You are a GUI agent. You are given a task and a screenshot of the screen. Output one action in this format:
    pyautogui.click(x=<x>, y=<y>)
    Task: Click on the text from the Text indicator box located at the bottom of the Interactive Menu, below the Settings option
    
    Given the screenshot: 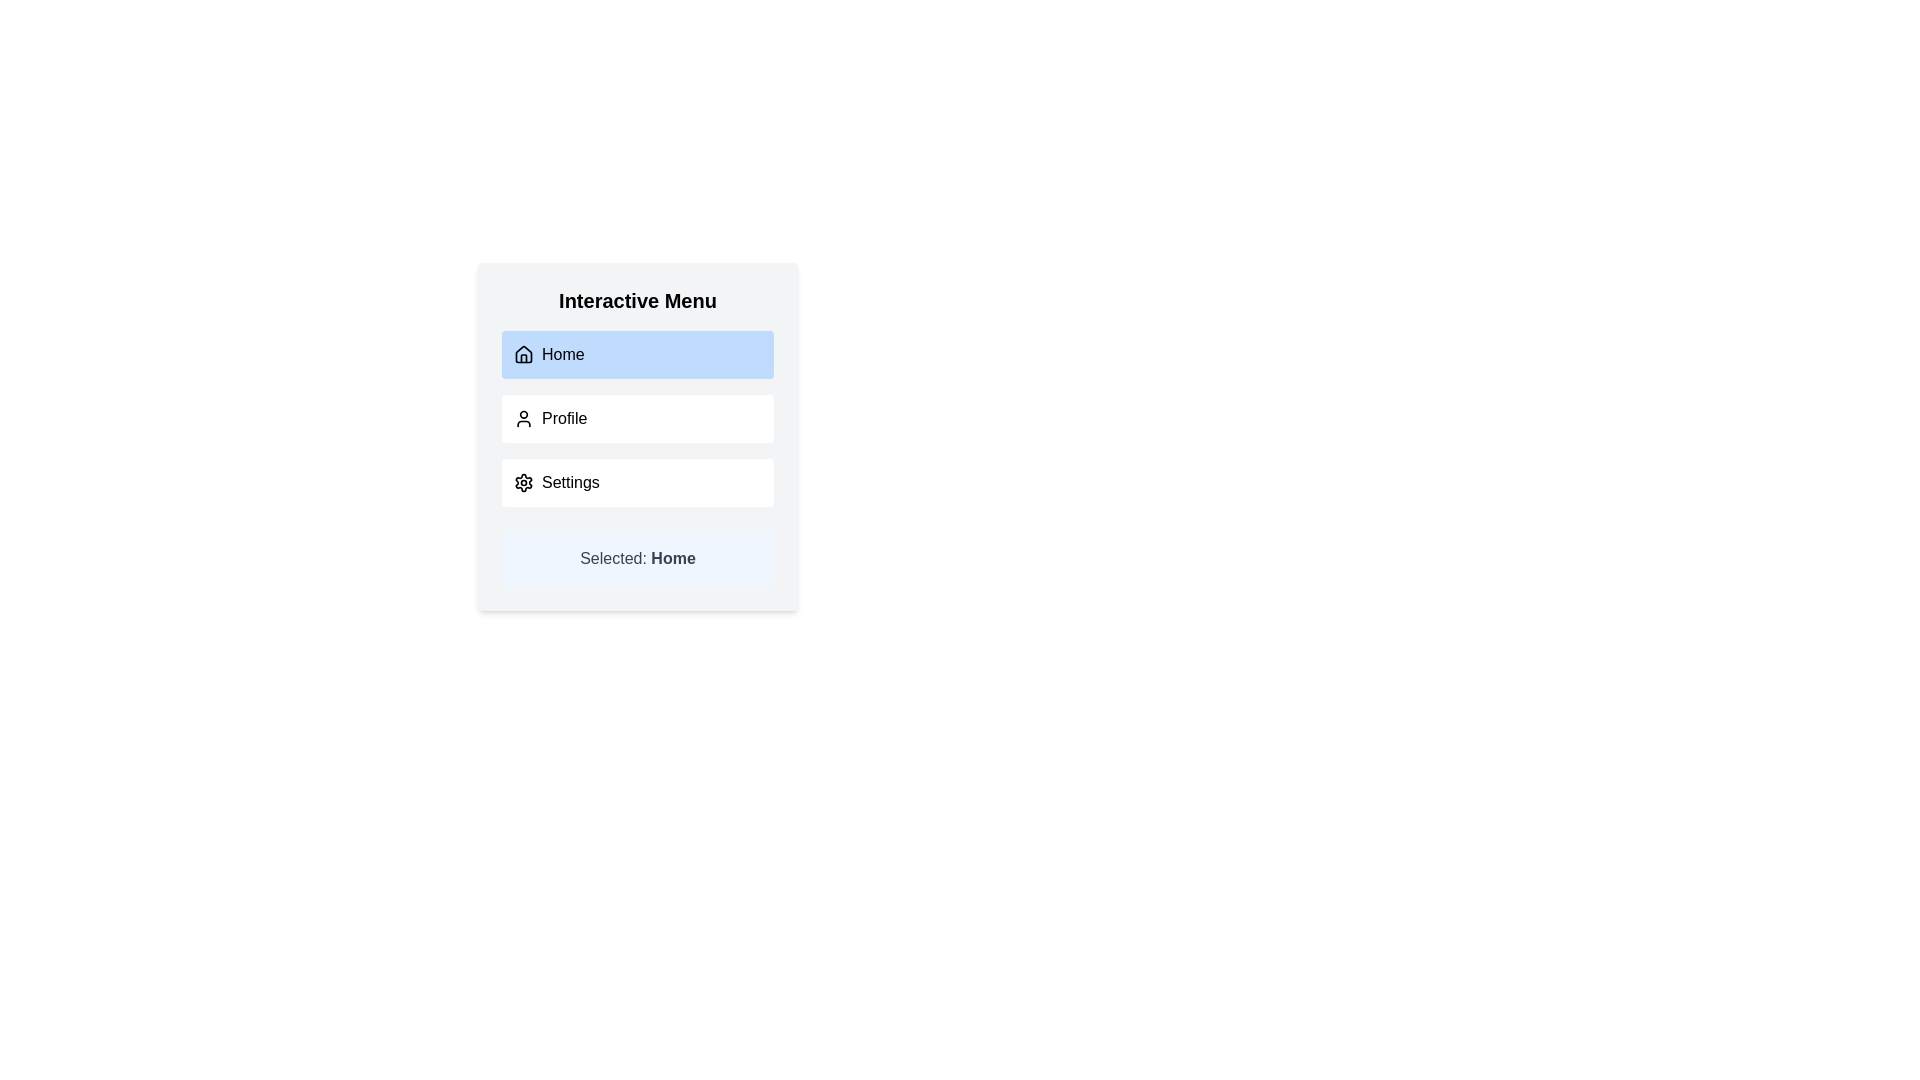 What is the action you would take?
    pyautogui.click(x=637, y=559)
    